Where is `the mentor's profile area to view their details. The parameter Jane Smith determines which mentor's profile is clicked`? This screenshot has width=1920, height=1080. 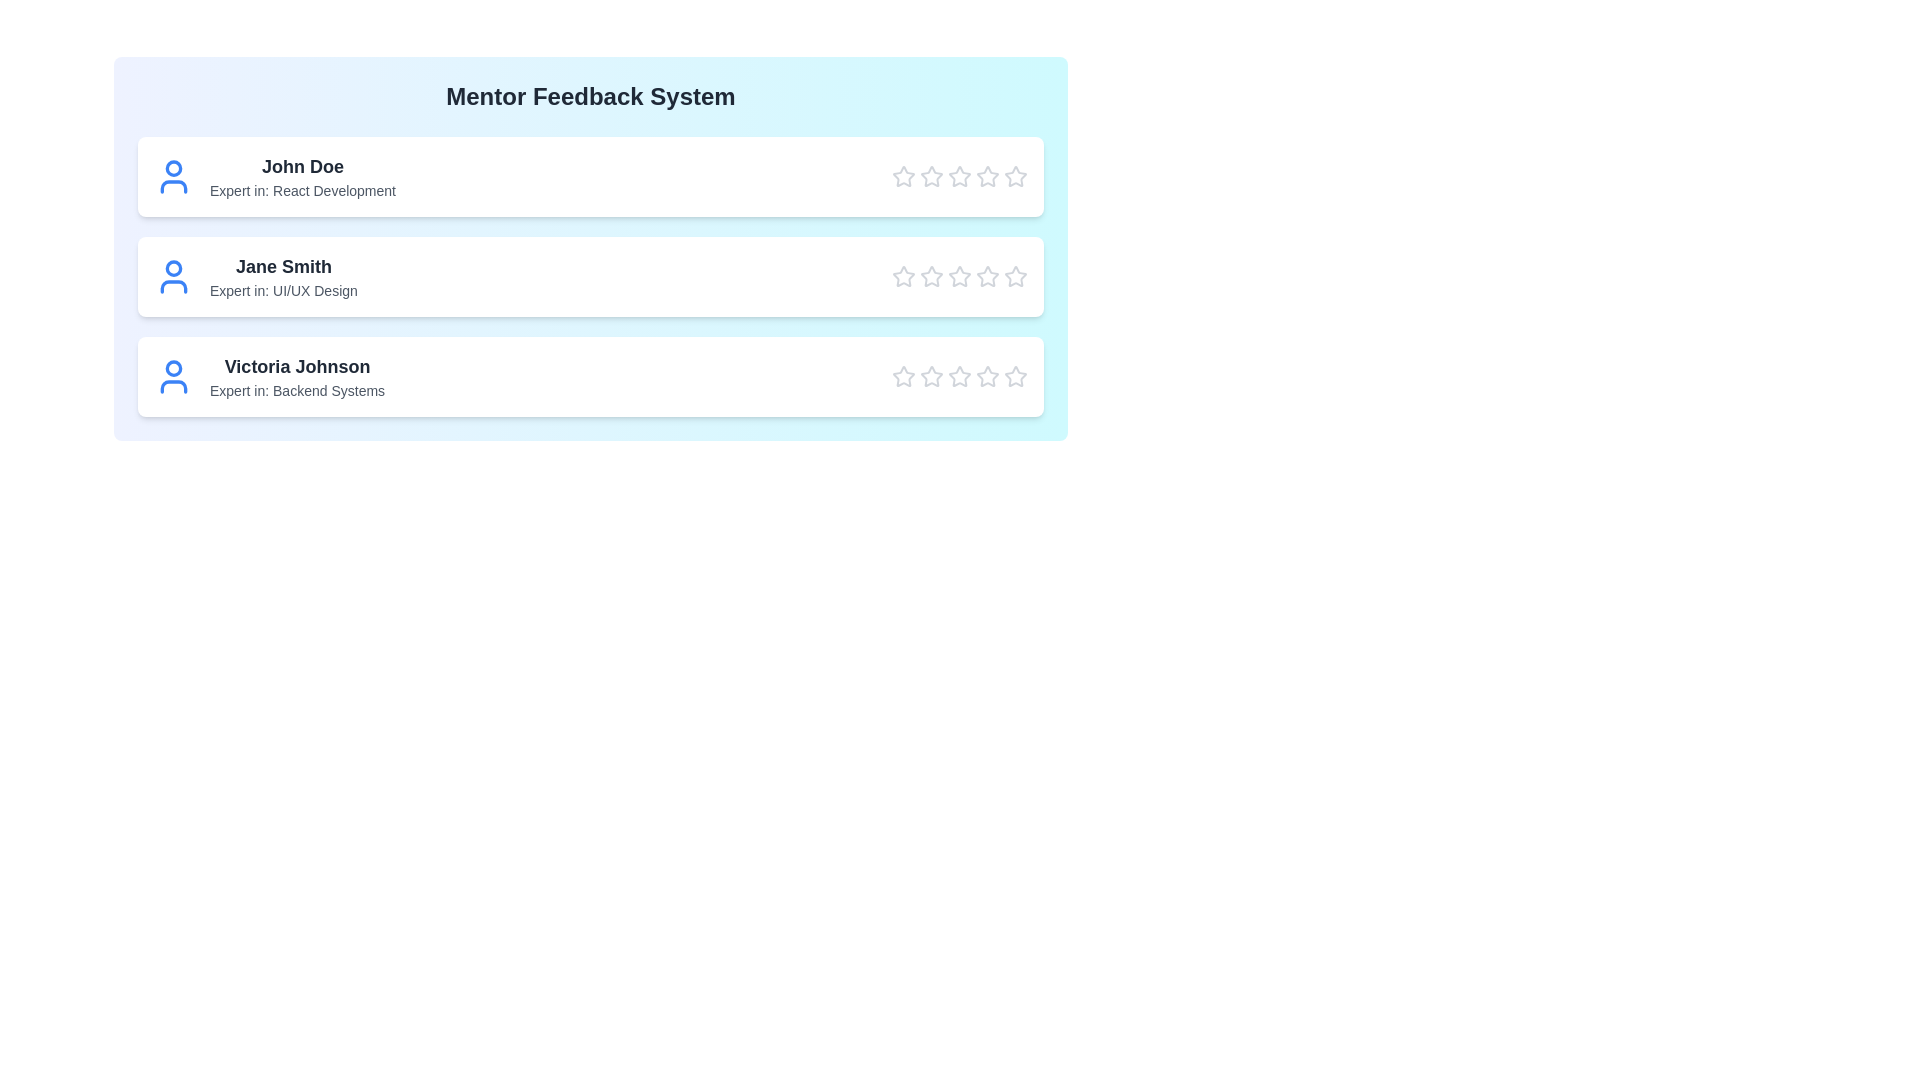
the mentor's profile area to view their details. The parameter Jane Smith determines which mentor's profile is clicked is located at coordinates (282, 265).